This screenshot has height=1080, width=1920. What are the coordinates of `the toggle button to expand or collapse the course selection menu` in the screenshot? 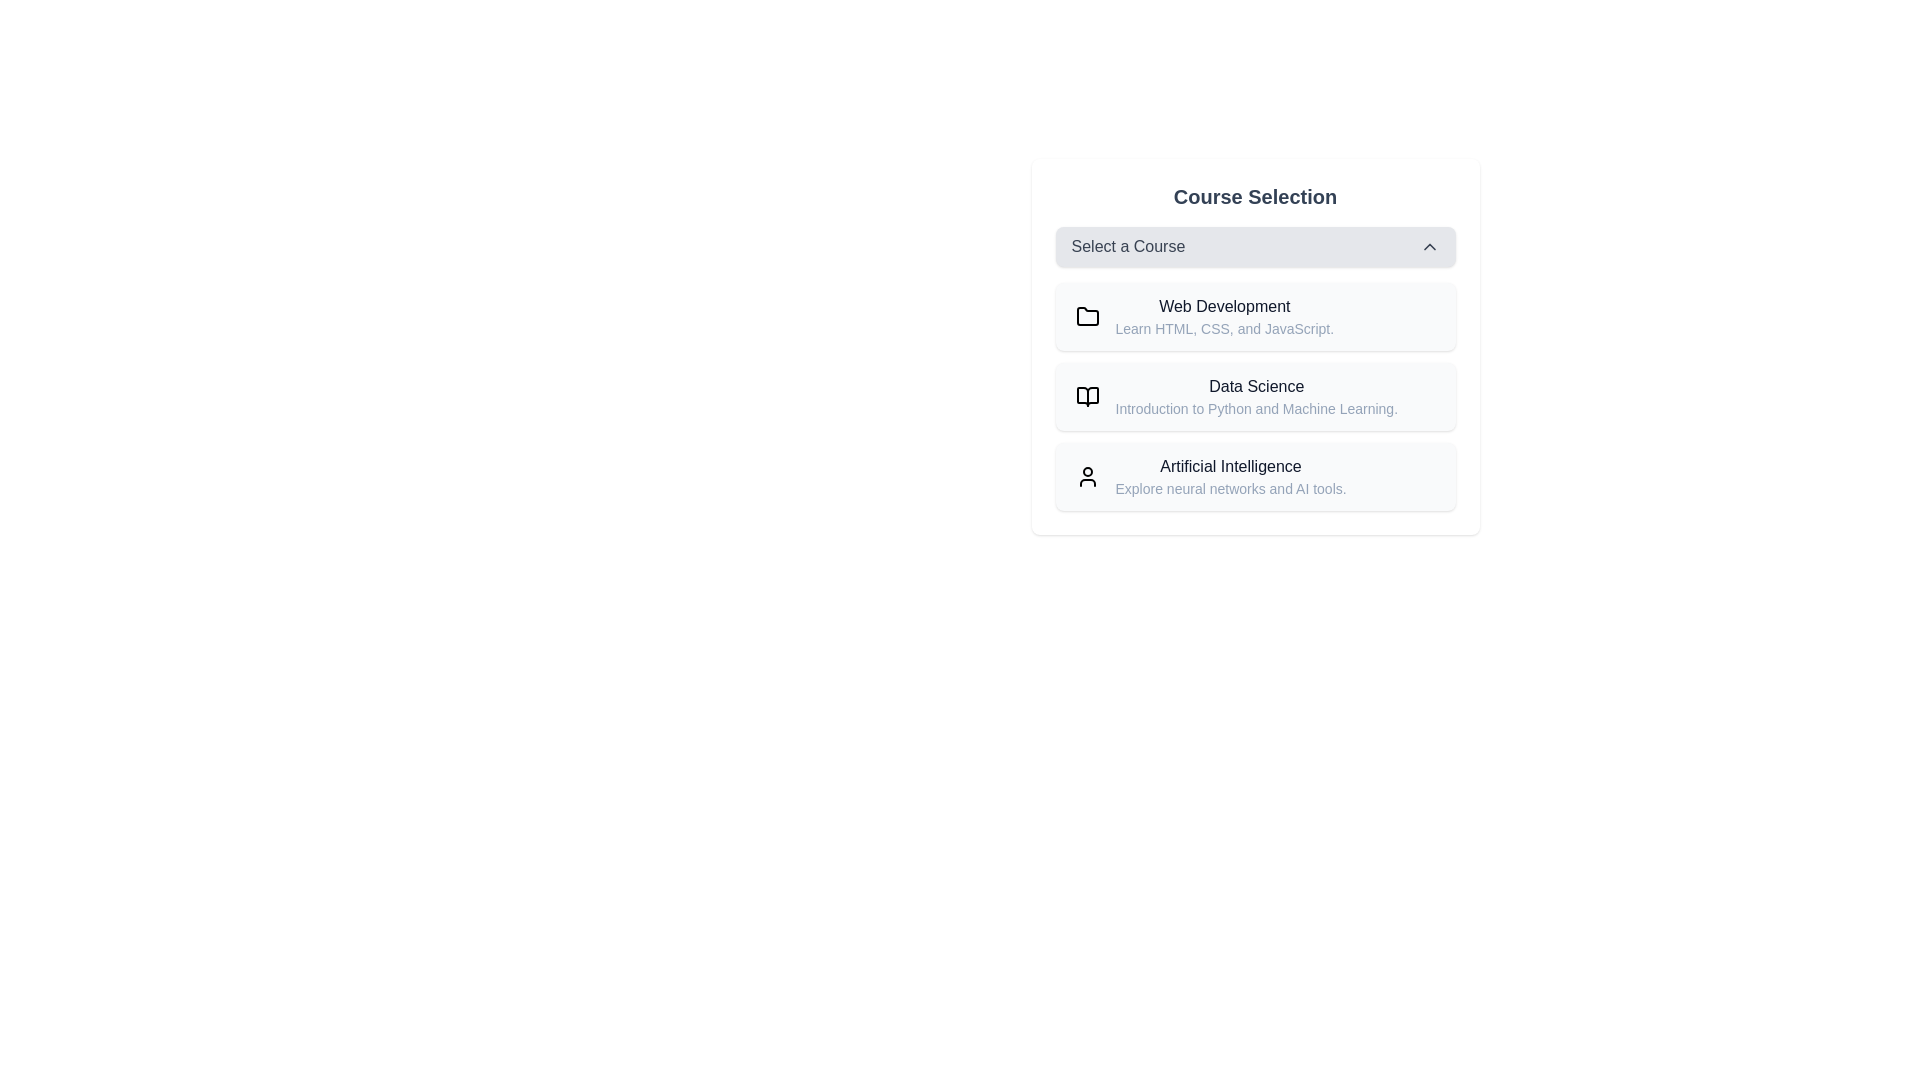 It's located at (1254, 245).